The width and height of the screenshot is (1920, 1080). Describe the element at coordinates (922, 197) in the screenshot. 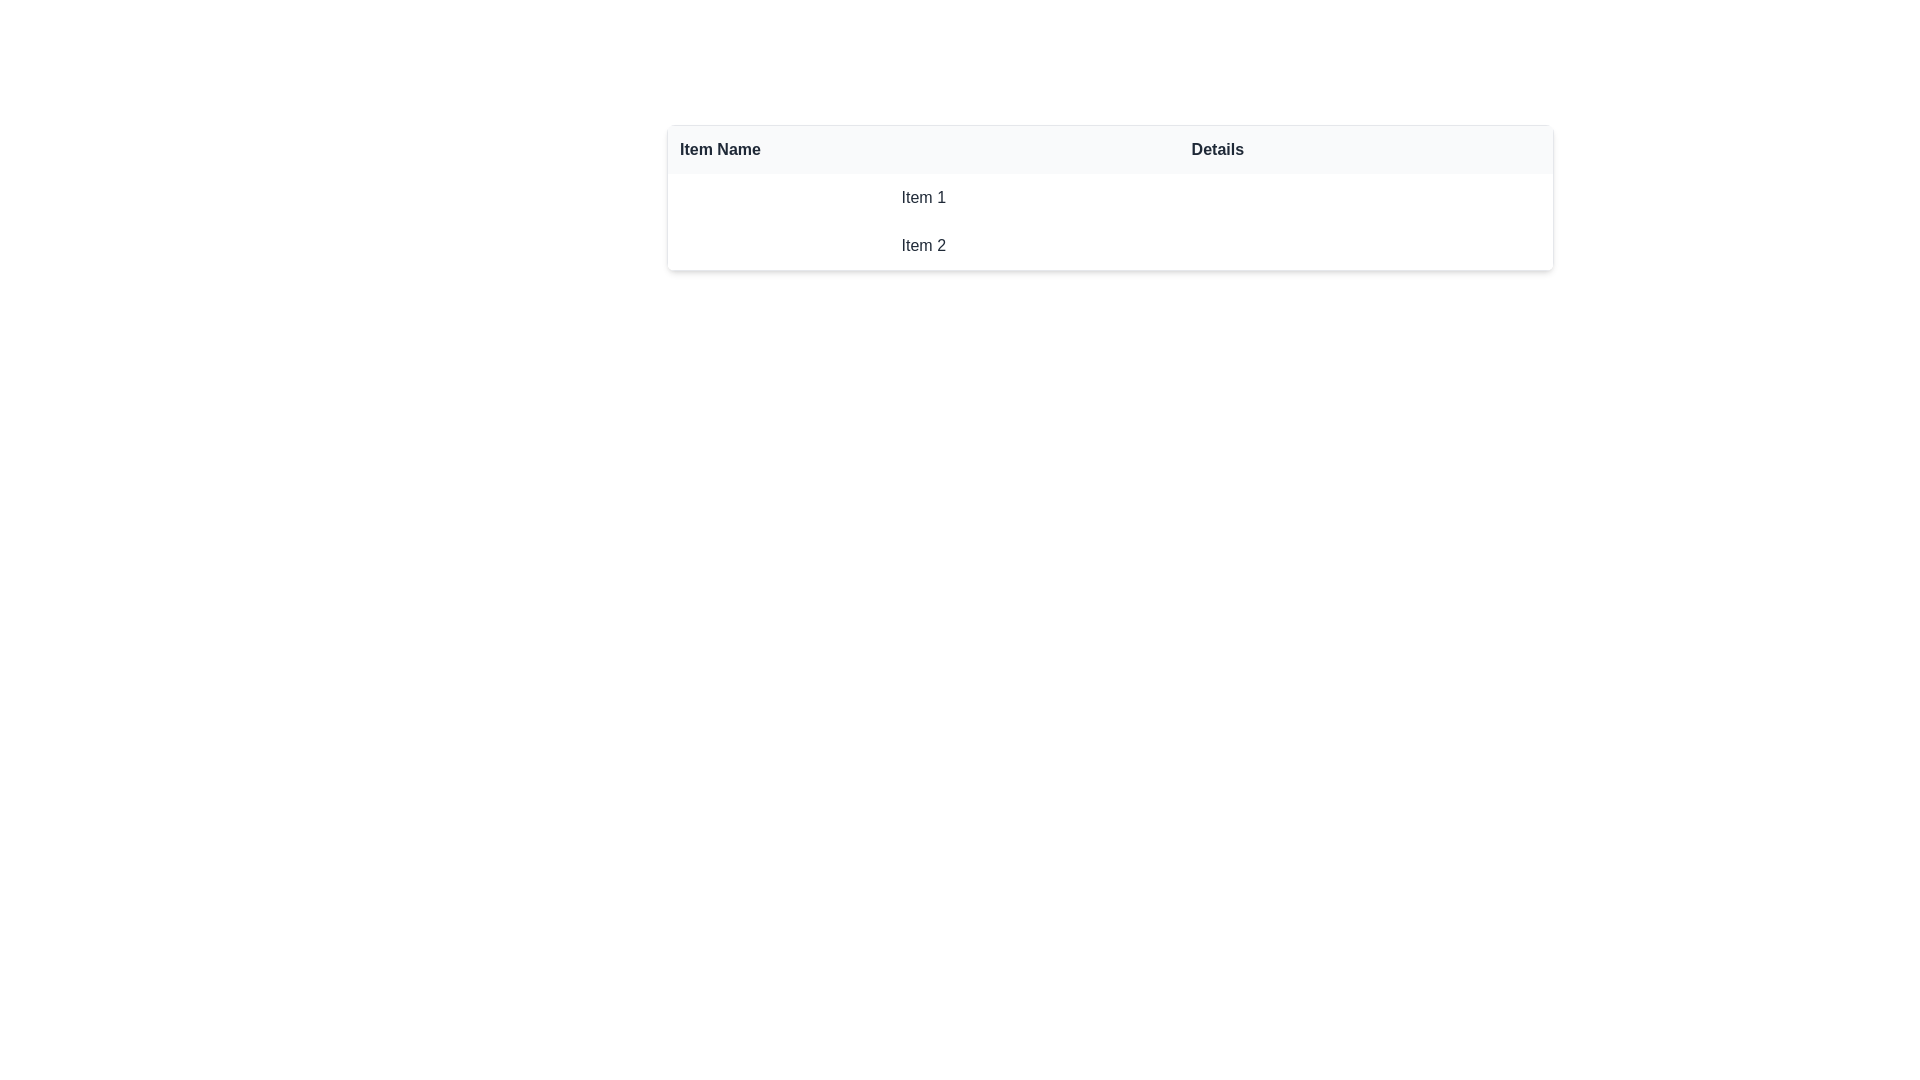

I see `the text label that serves as the identifier for the first item listed under the 'Item Name' column in the table` at that location.